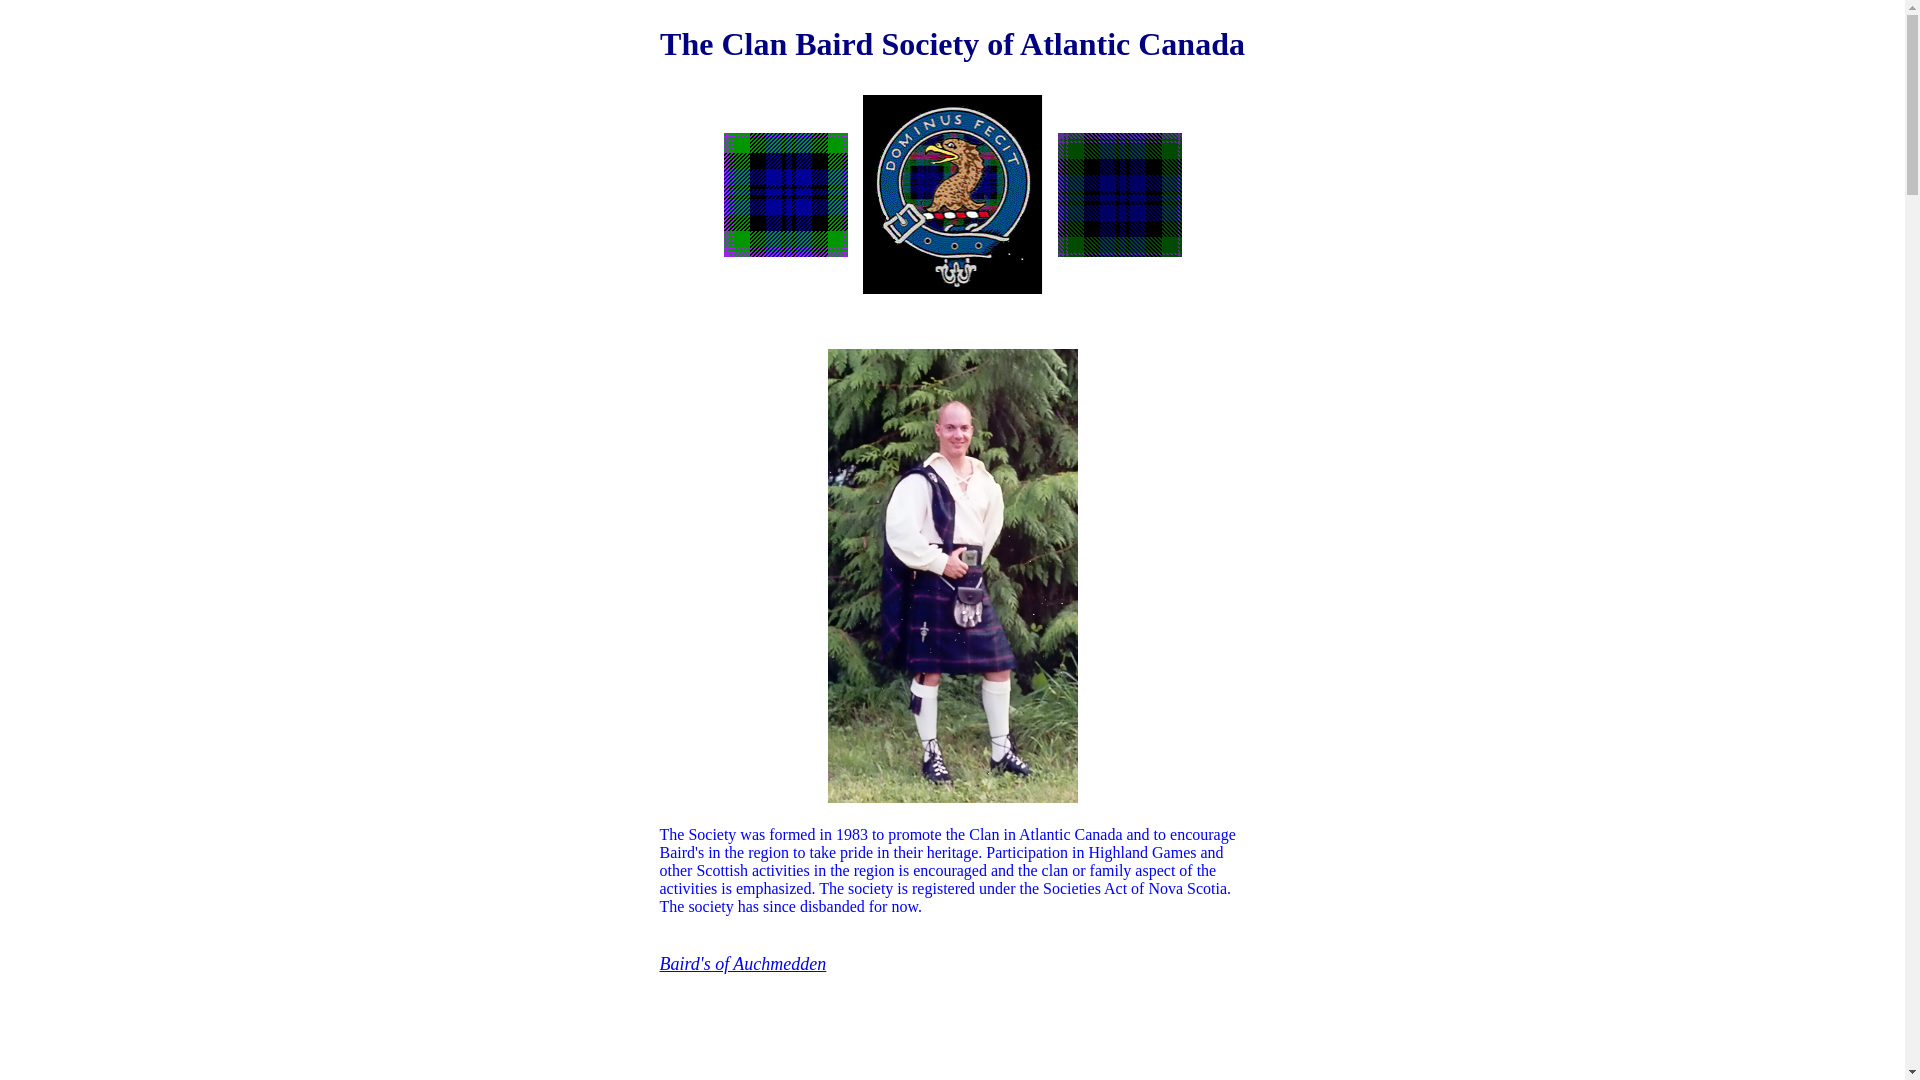 The height and width of the screenshot is (1080, 1920). Describe the element at coordinates (742, 963) in the screenshot. I see `'Baird's of Auchmedden'` at that location.